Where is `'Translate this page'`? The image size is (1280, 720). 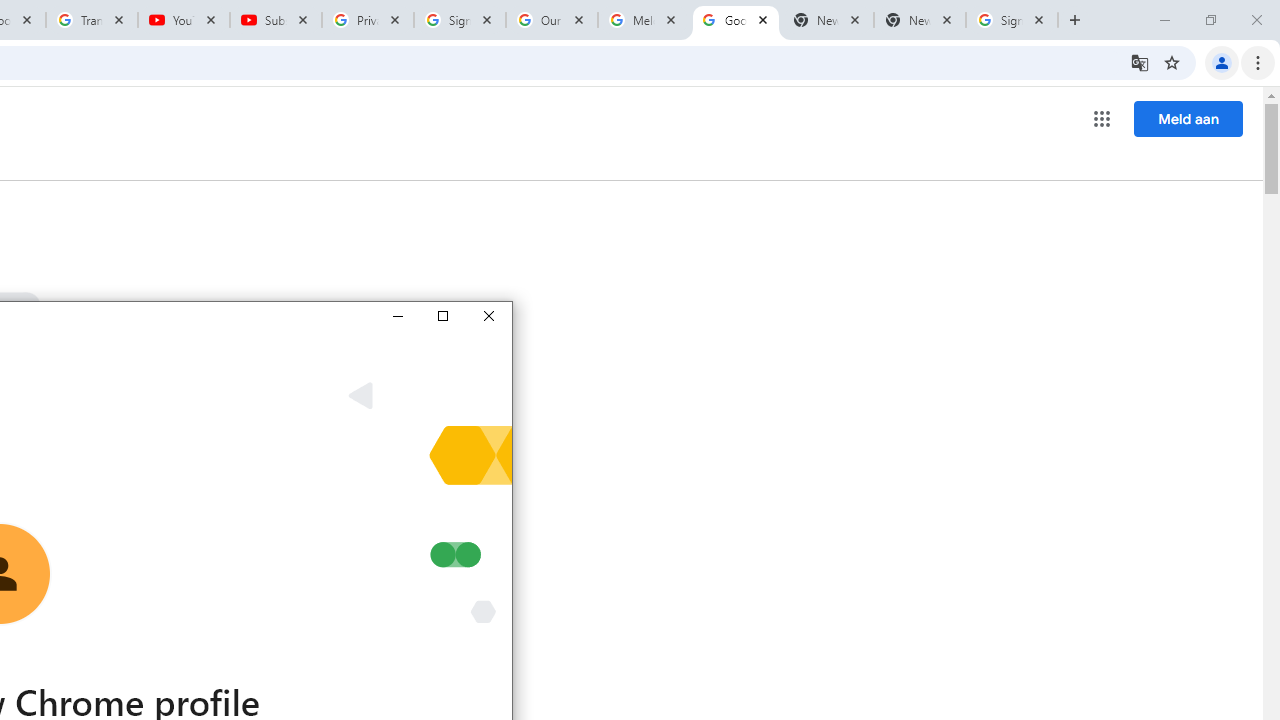 'Translate this page' is located at coordinates (1139, 61).